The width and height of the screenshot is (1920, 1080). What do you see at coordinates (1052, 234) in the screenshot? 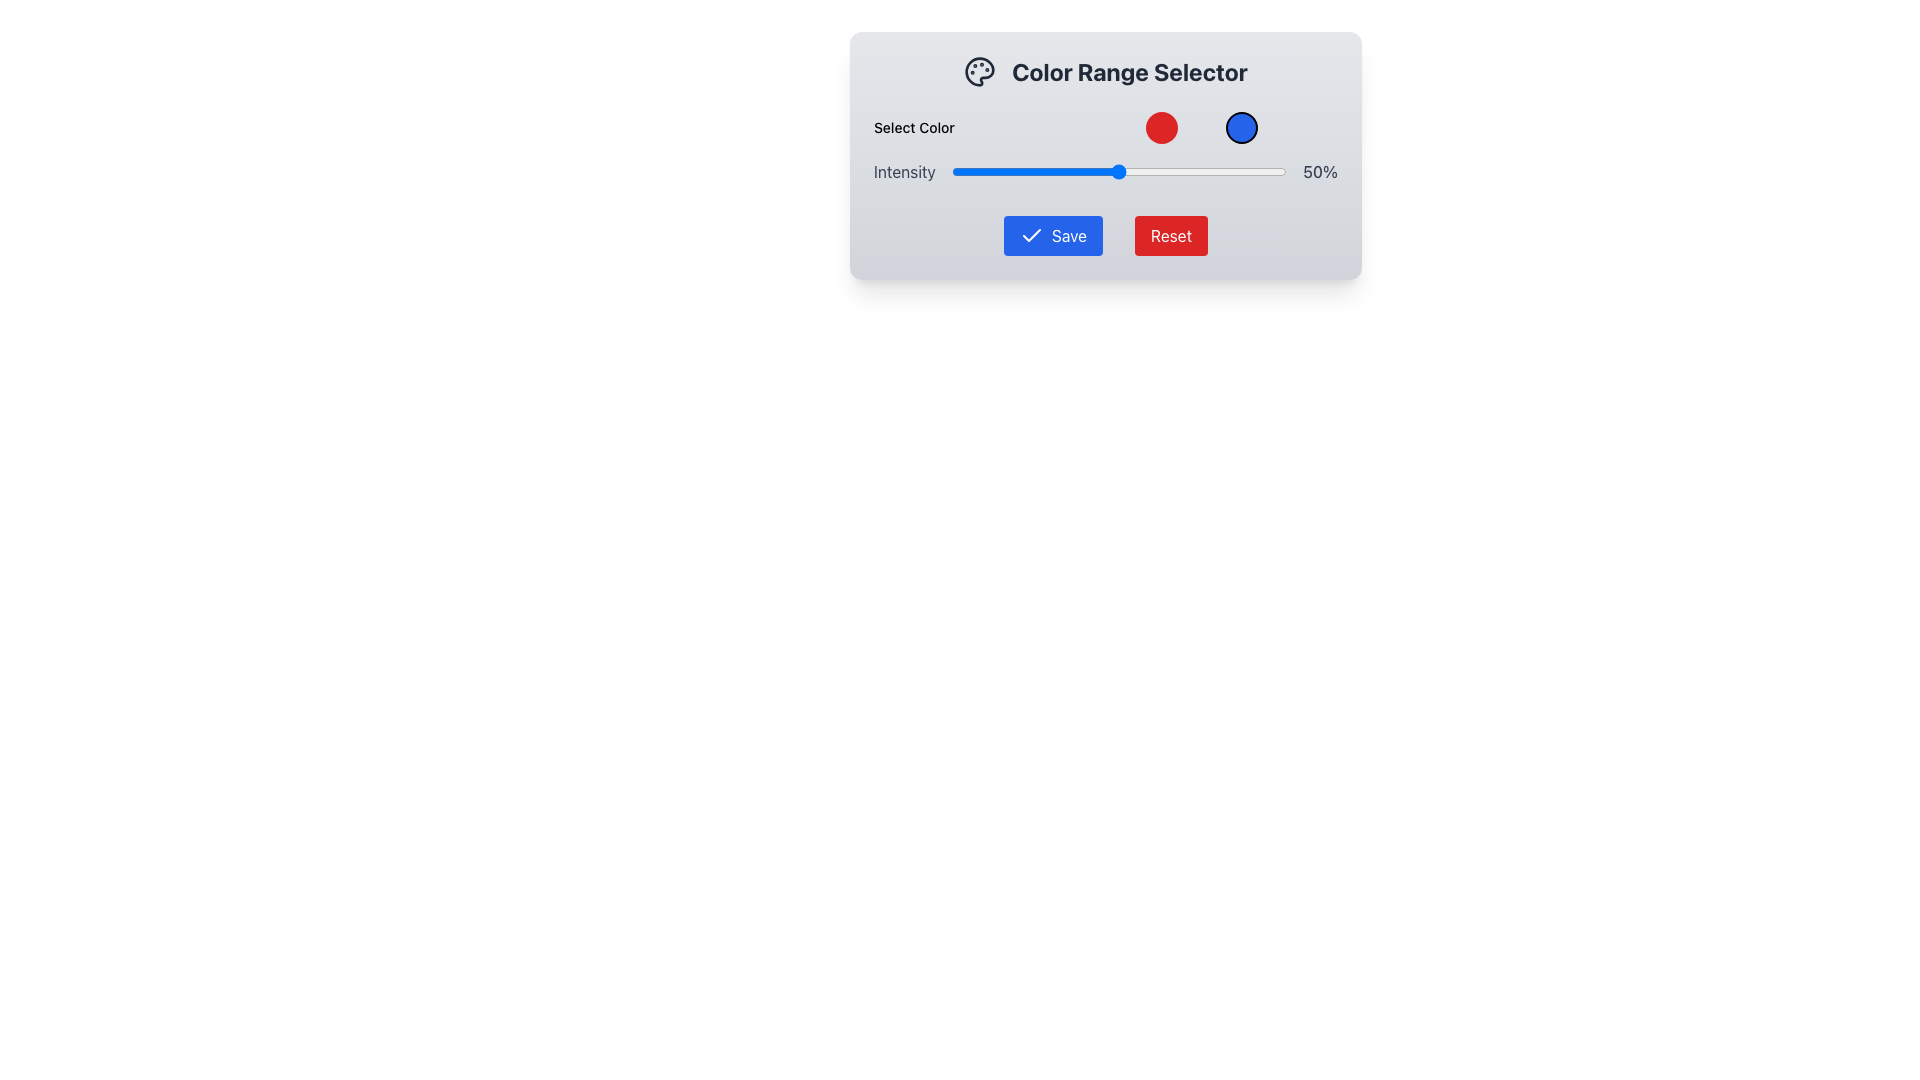
I see `the 'Save' button, which has a bold blue background and a white checkmark icon` at bounding box center [1052, 234].